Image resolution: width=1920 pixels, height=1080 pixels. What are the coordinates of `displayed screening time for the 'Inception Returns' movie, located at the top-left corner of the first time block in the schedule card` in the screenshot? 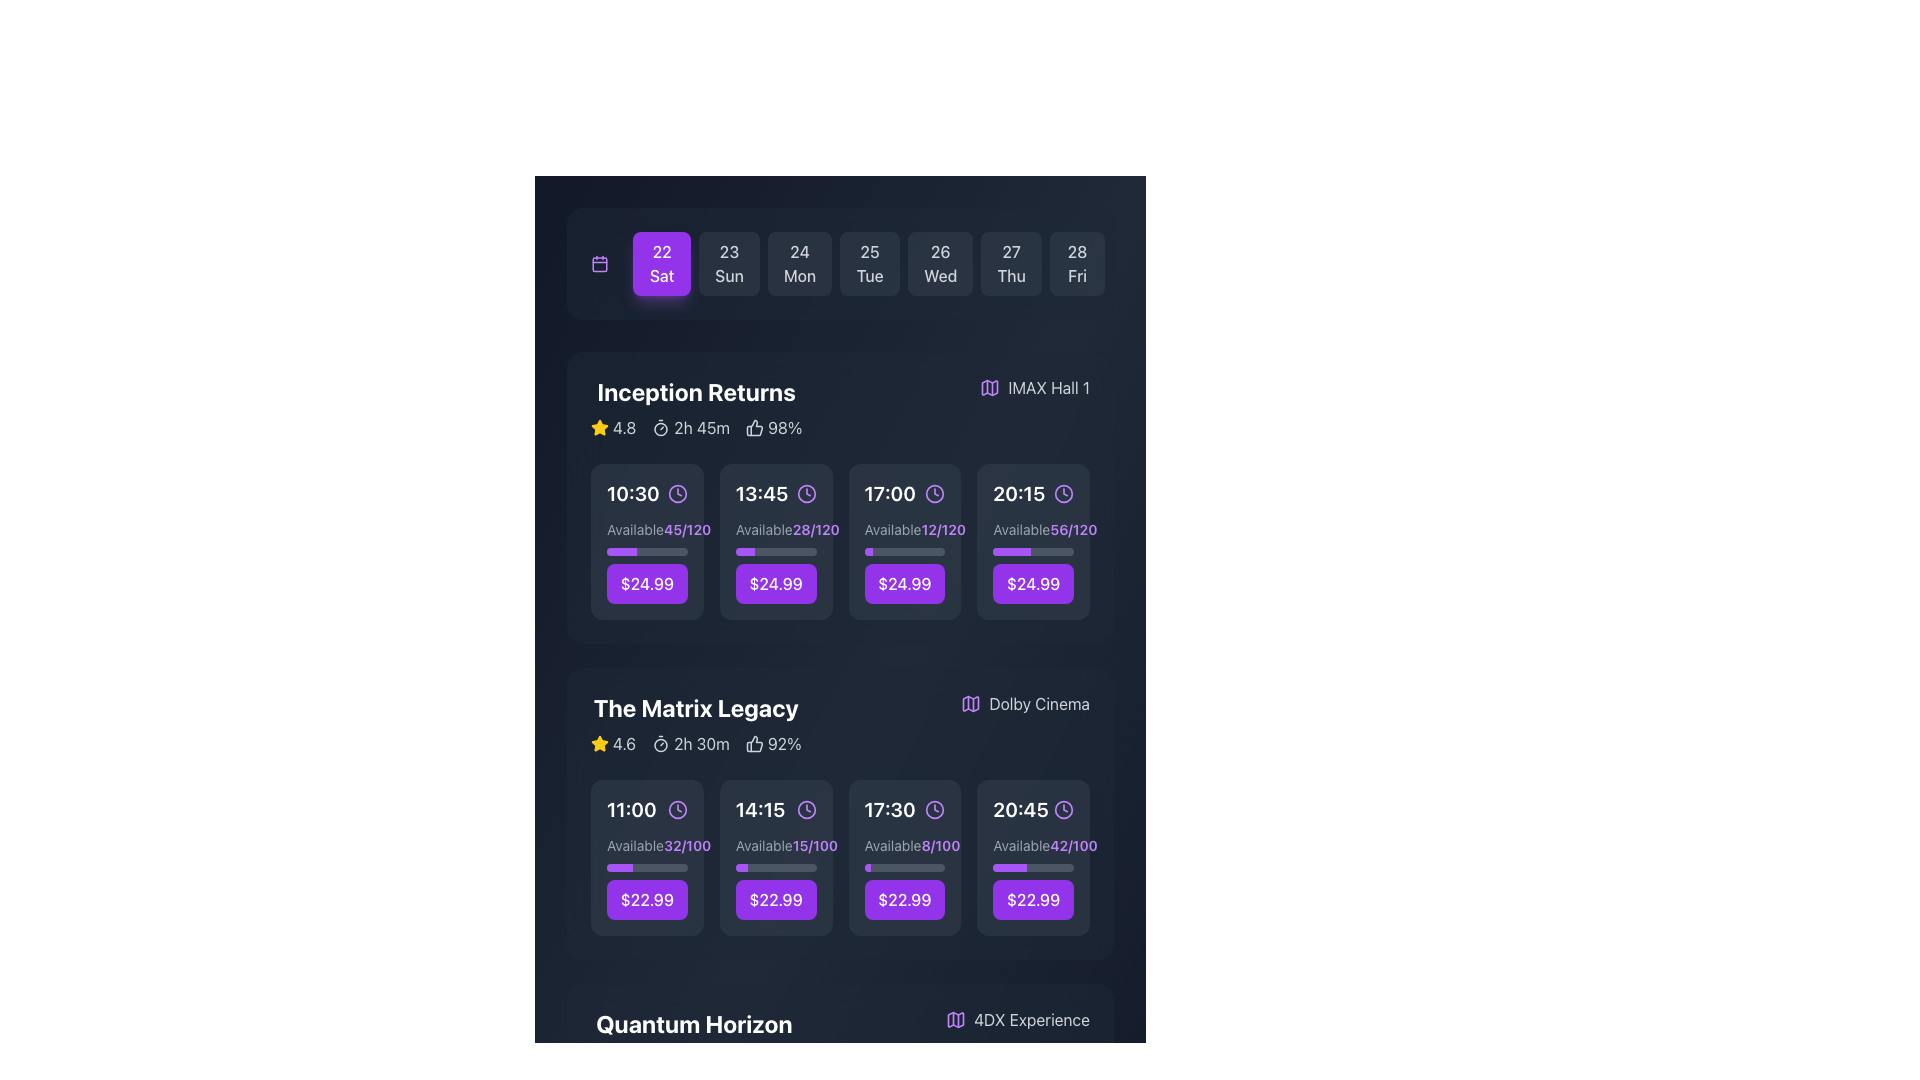 It's located at (647, 493).